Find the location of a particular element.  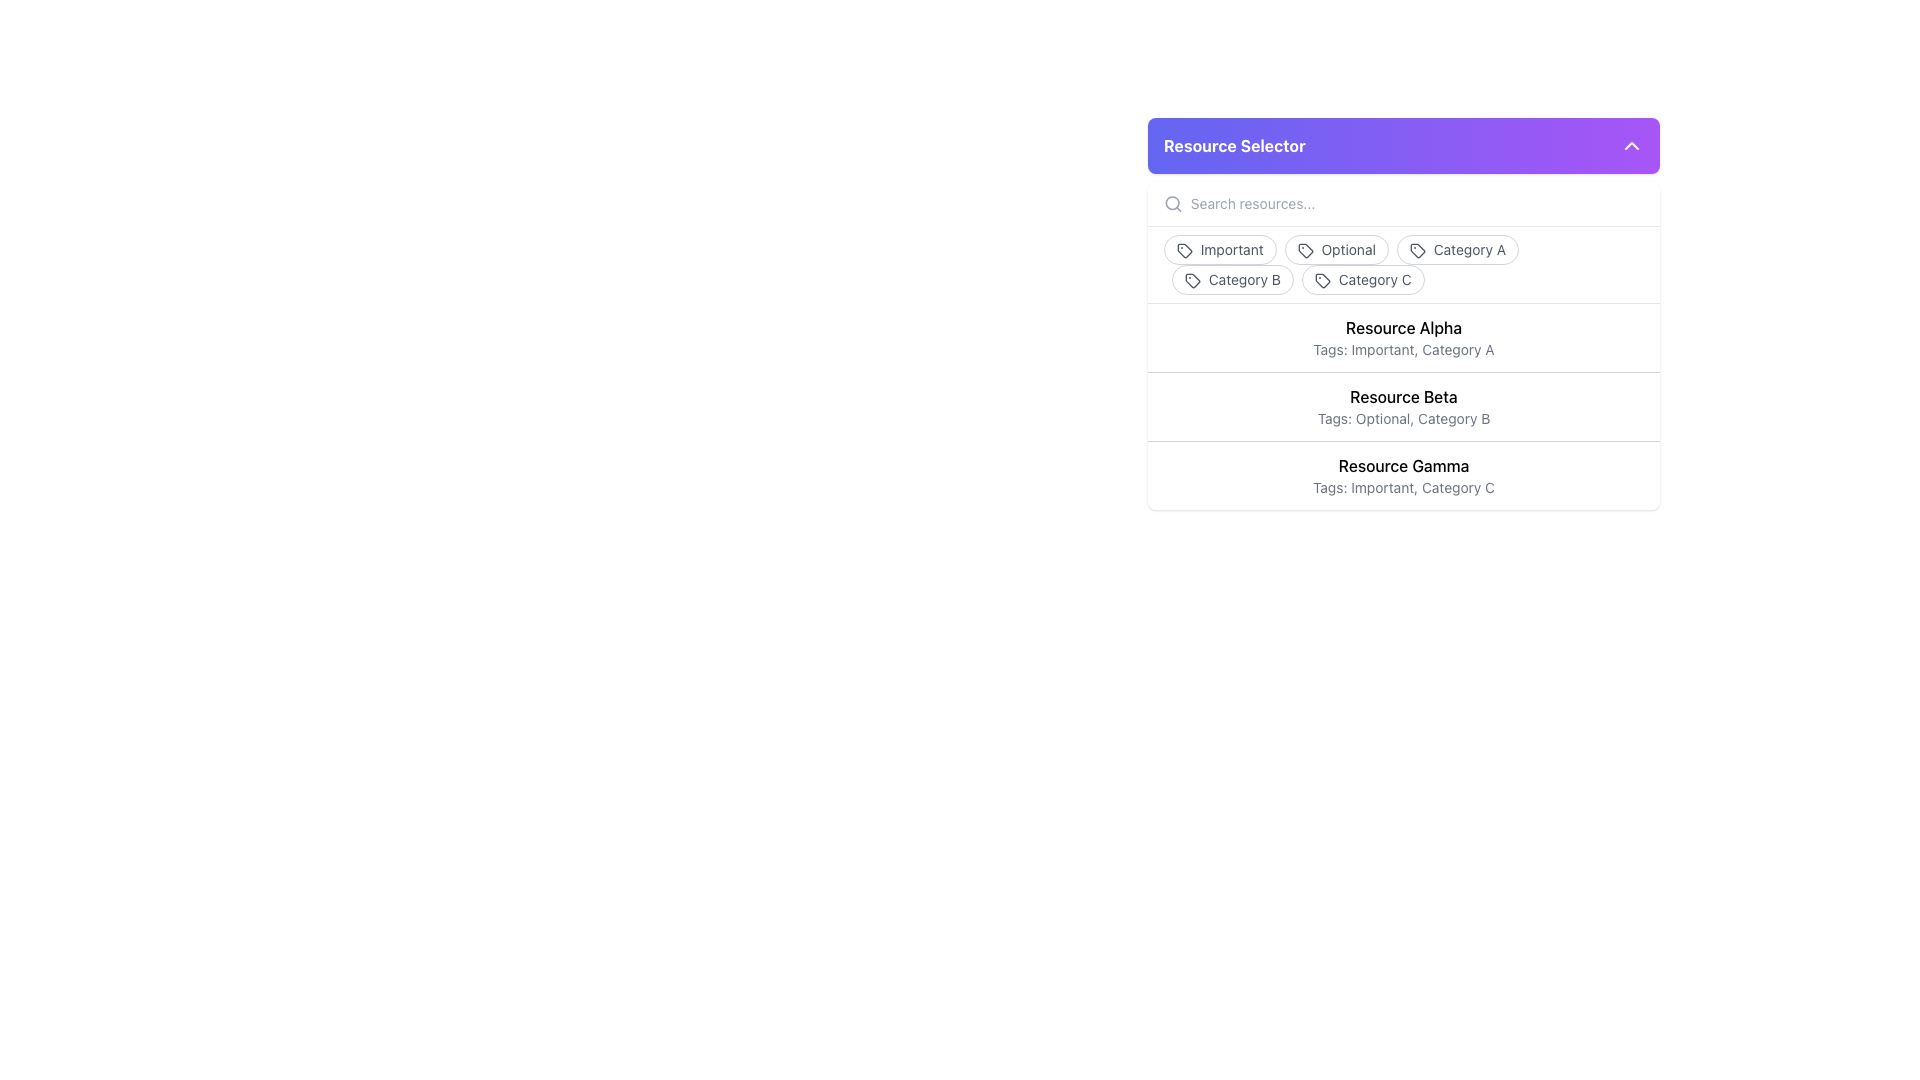

the search icon located at the far left of the 'Resource Selector' section, which indicates the search functionality of the associated input field is located at coordinates (1173, 204).